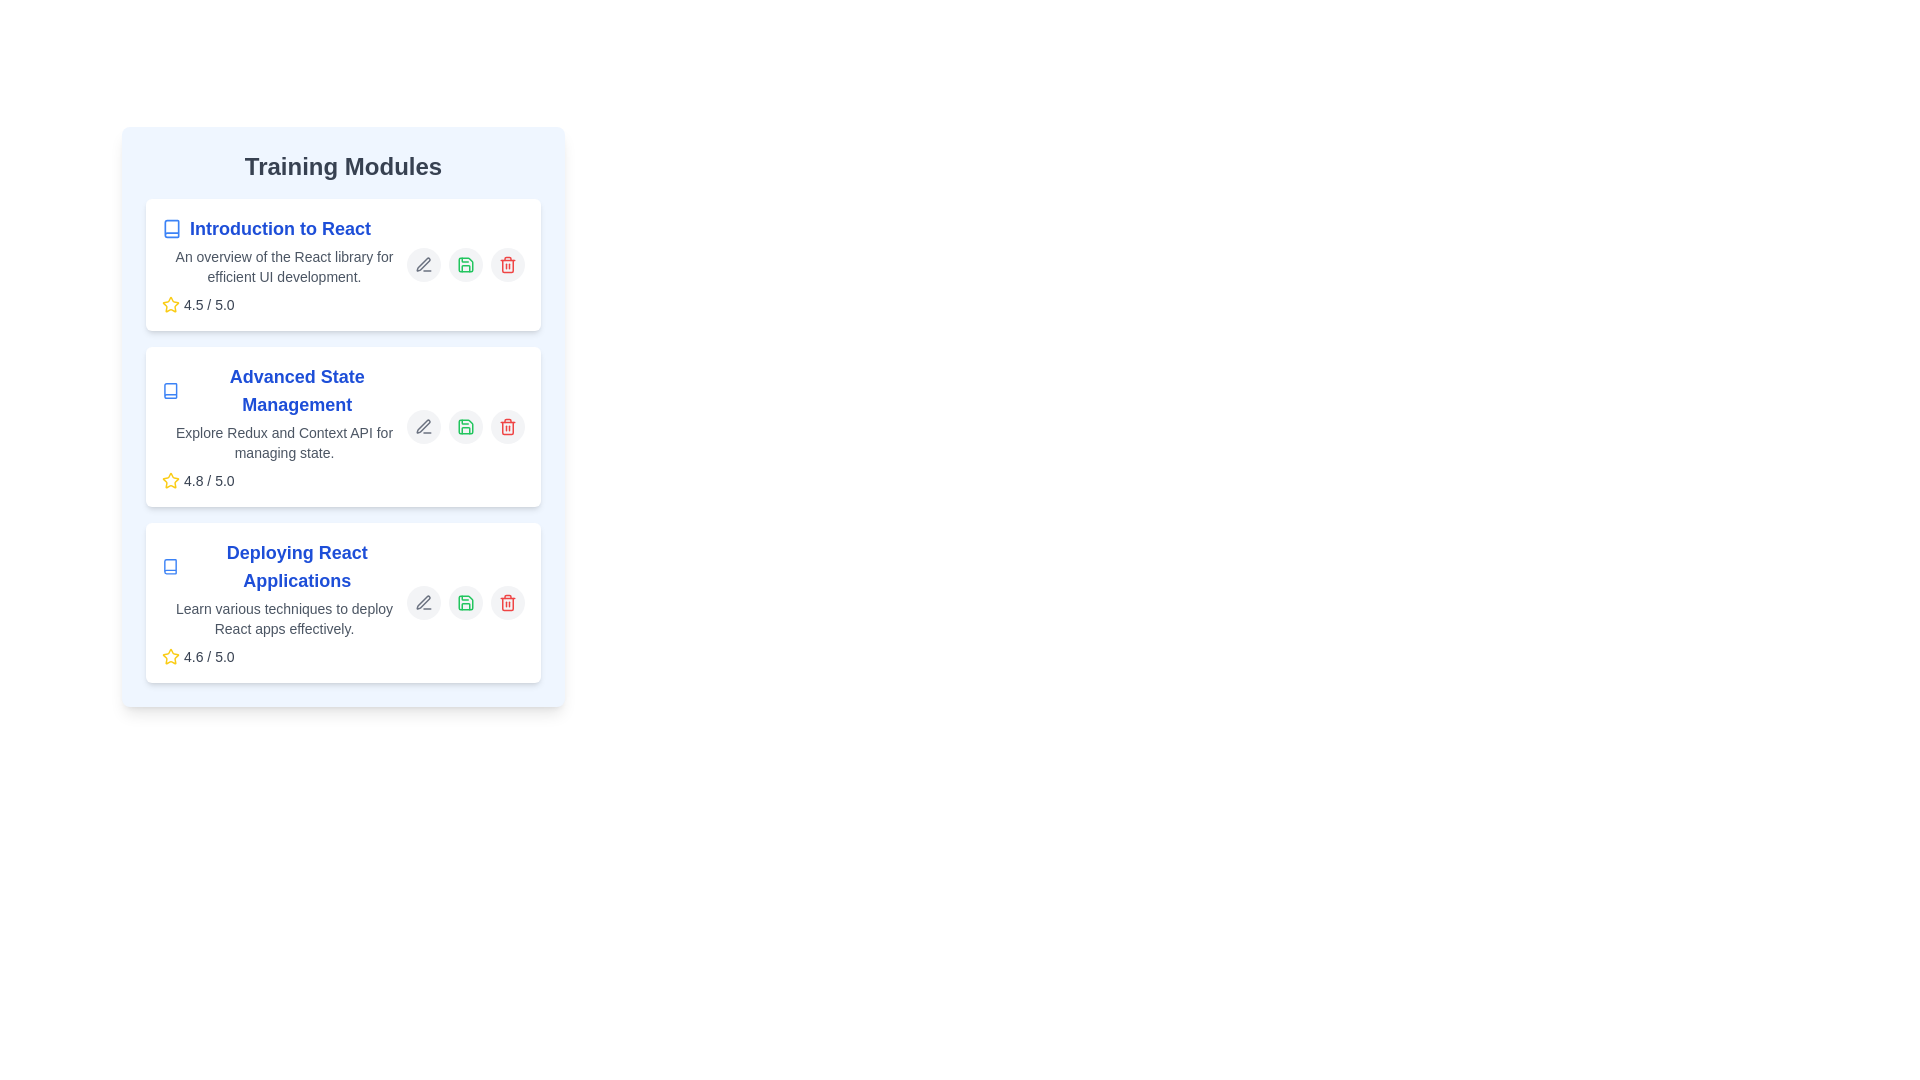 The height and width of the screenshot is (1080, 1920). I want to click on the title text element that serves as a header for the advanced state management techniques module, located below the 'Introduction to React' module and above the 'Deploying React Applications' module, so click(283, 390).